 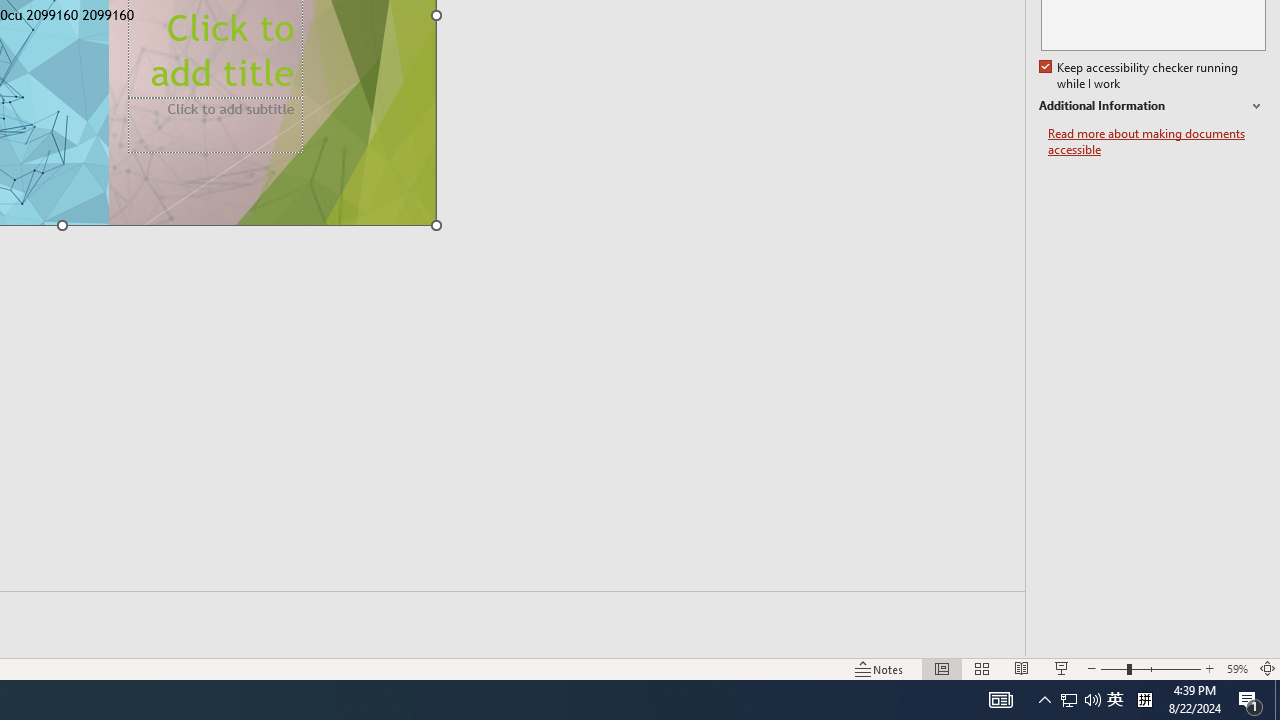 I want to click on 'Keep accessibility checker running while I work', so click(x=1140, y=75).